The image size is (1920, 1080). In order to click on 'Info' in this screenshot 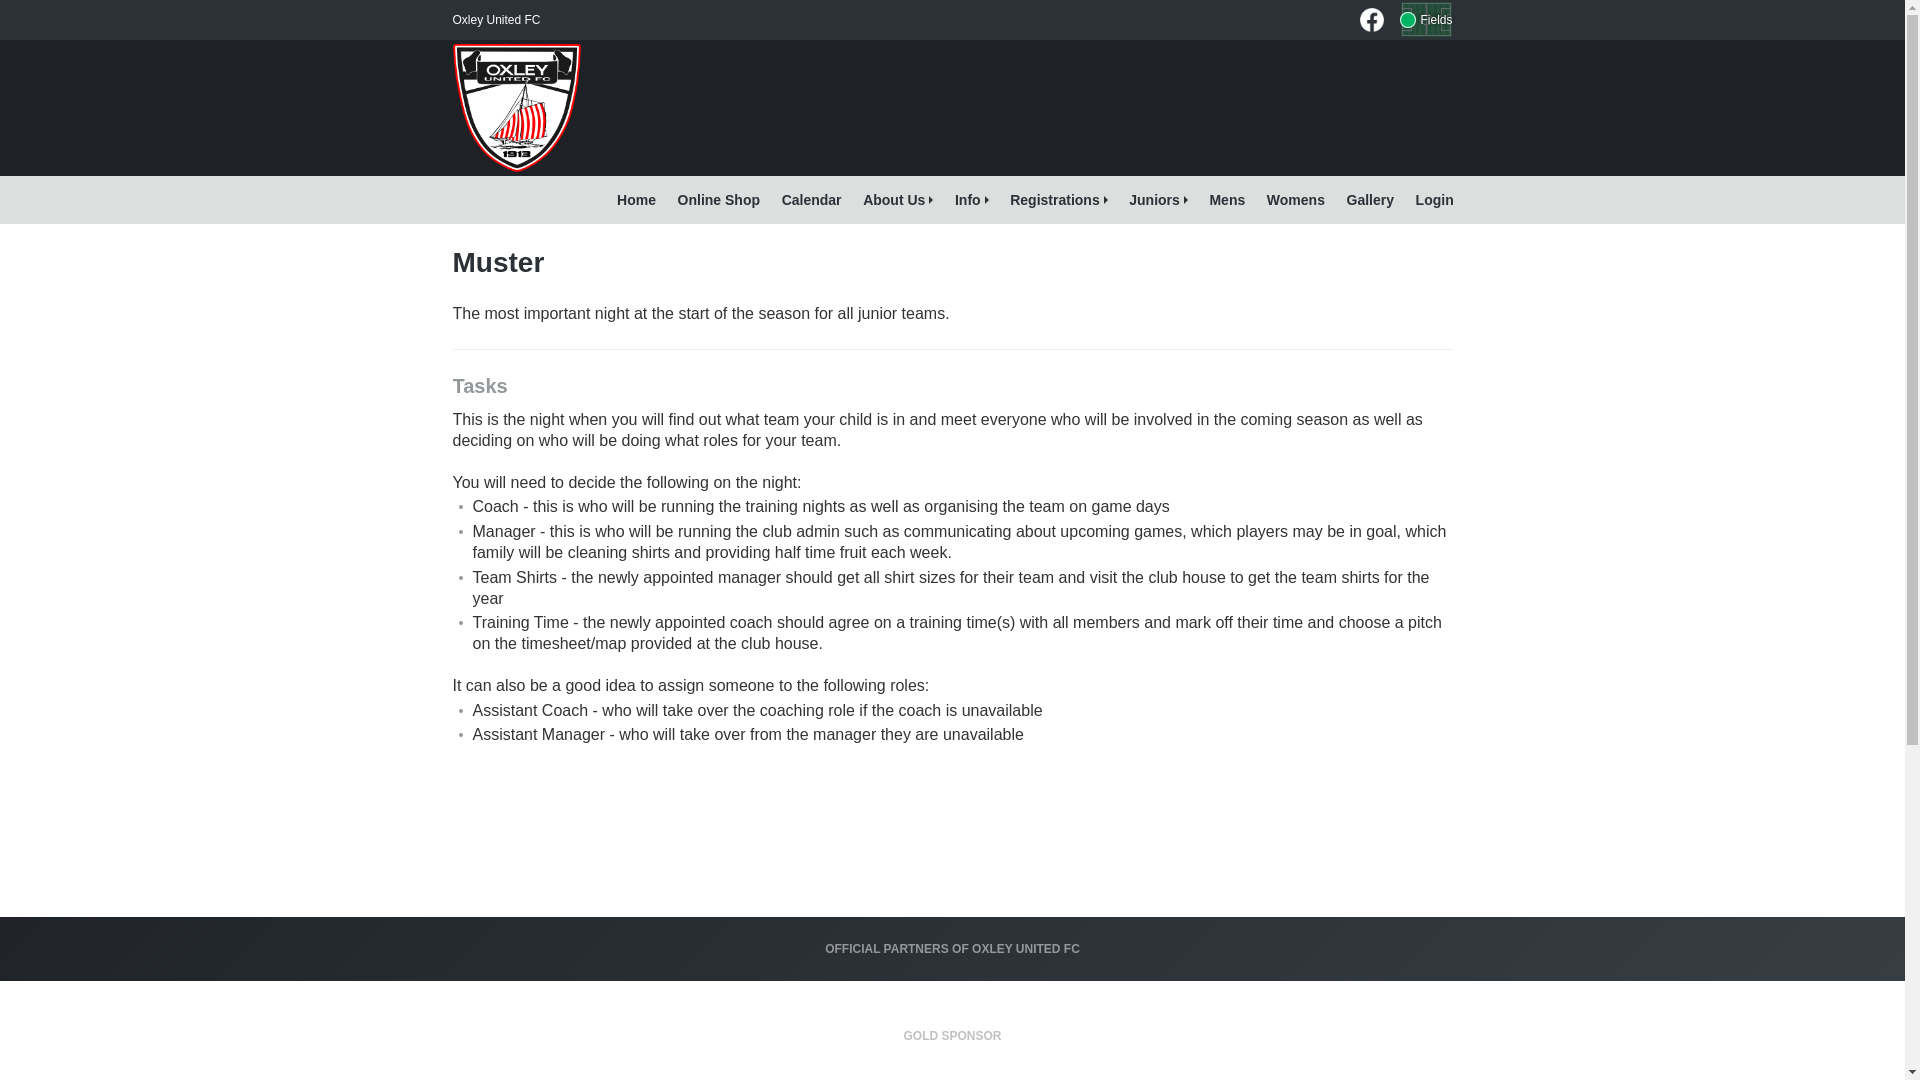, I will do `click(971, 200)`.